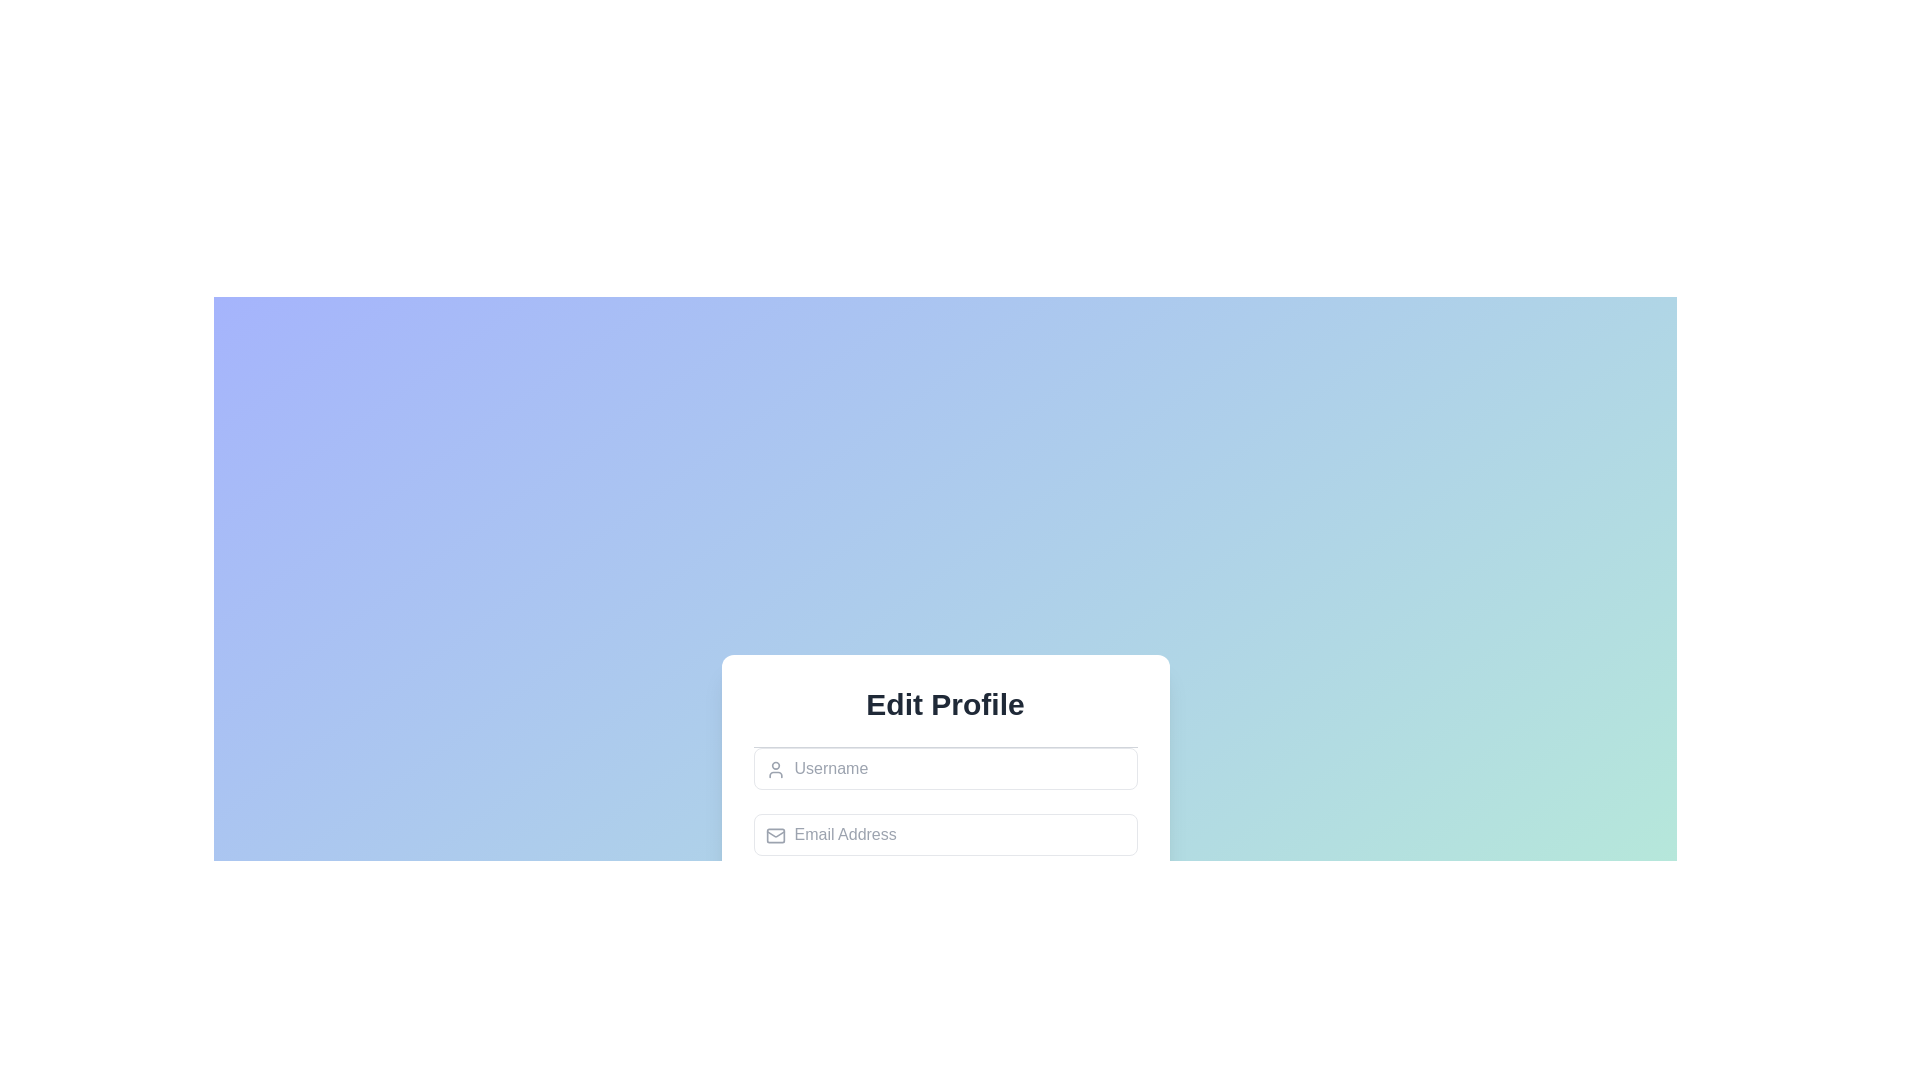  I want to click on the gray minimalist user icon located to the left inside the 'Username' input field, so click(774, 769).